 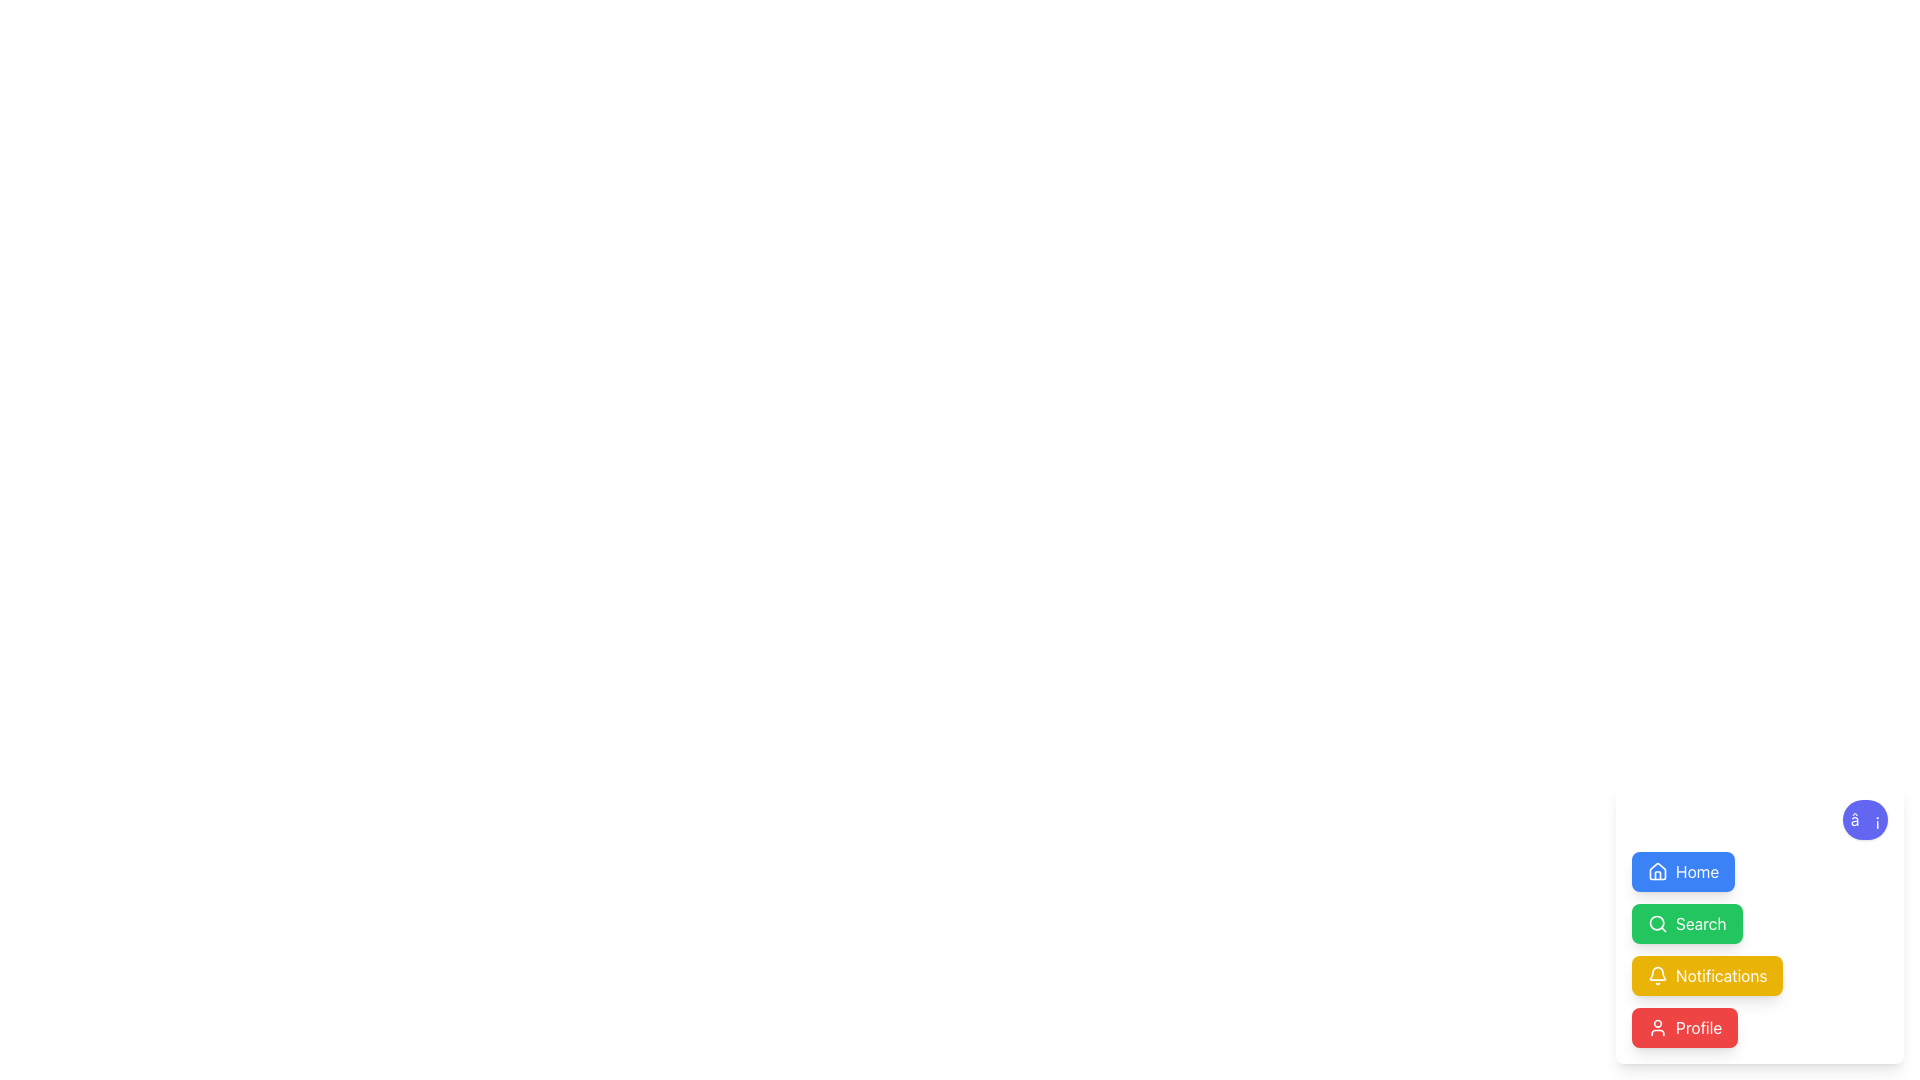 I want to click on the house icon located to the left of the 'Home' text label in the 'Home' button, which is the first button in a vertical list on the right side of the interface, so click(x=1657, y=870).